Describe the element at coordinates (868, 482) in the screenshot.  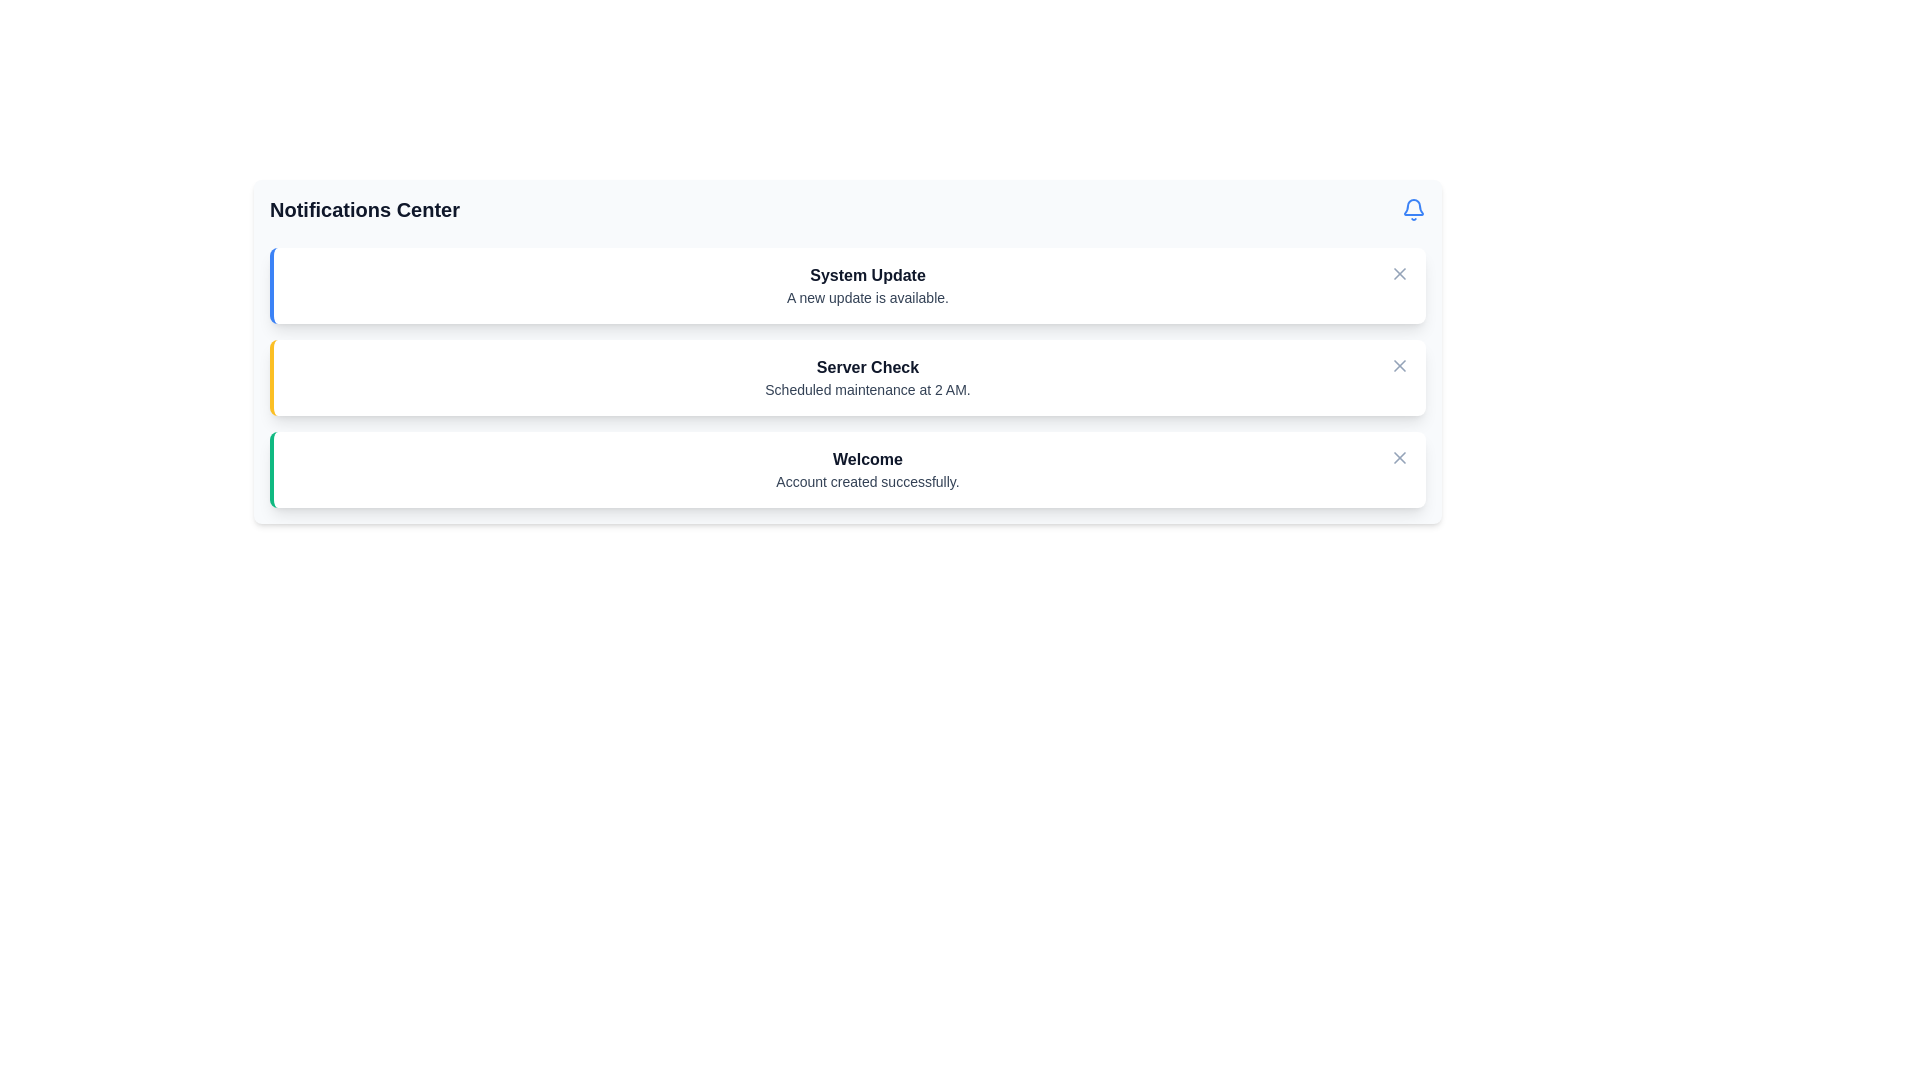
I see `the static text that states 'Account created successfully.' located below the heading 'Welcome' in the third notification card` at that location.